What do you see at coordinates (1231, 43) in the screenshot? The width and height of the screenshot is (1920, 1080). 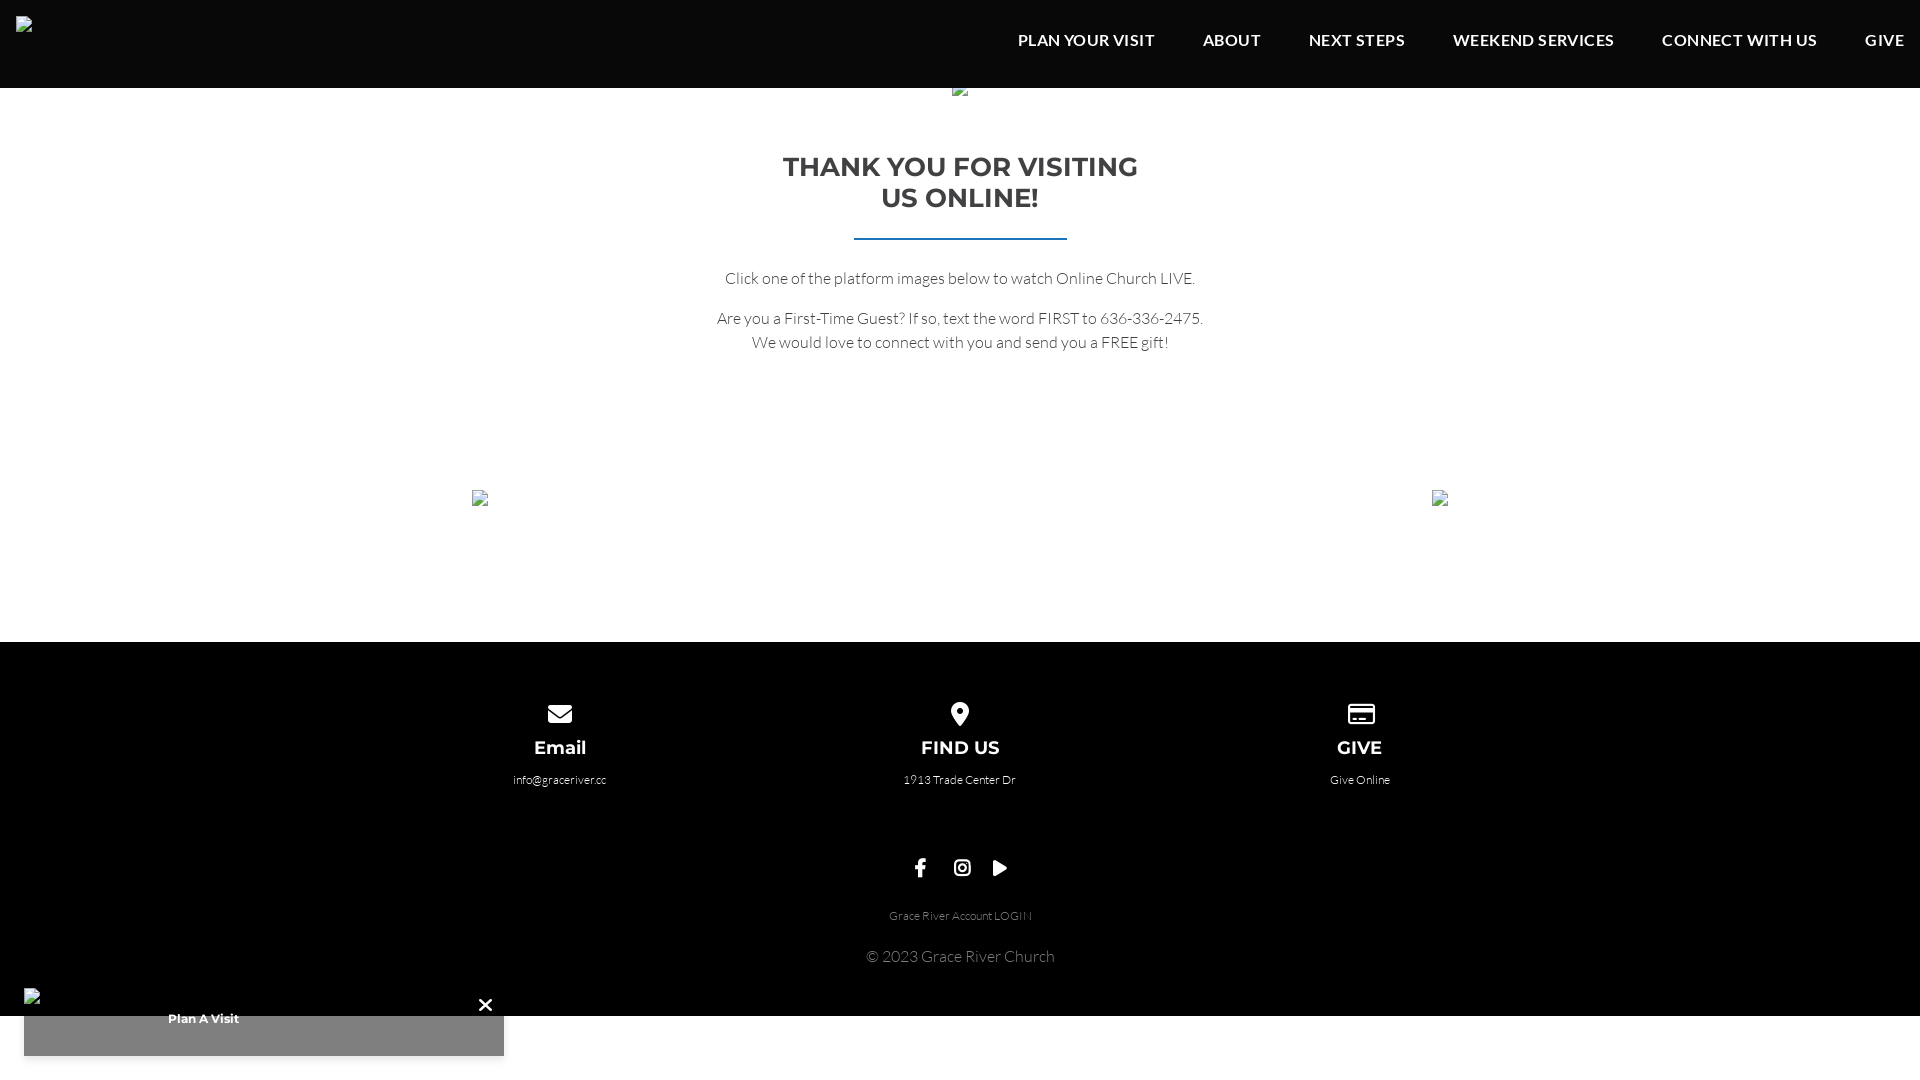 I see `'ABOUT'` at bounding box center [1231, 43].